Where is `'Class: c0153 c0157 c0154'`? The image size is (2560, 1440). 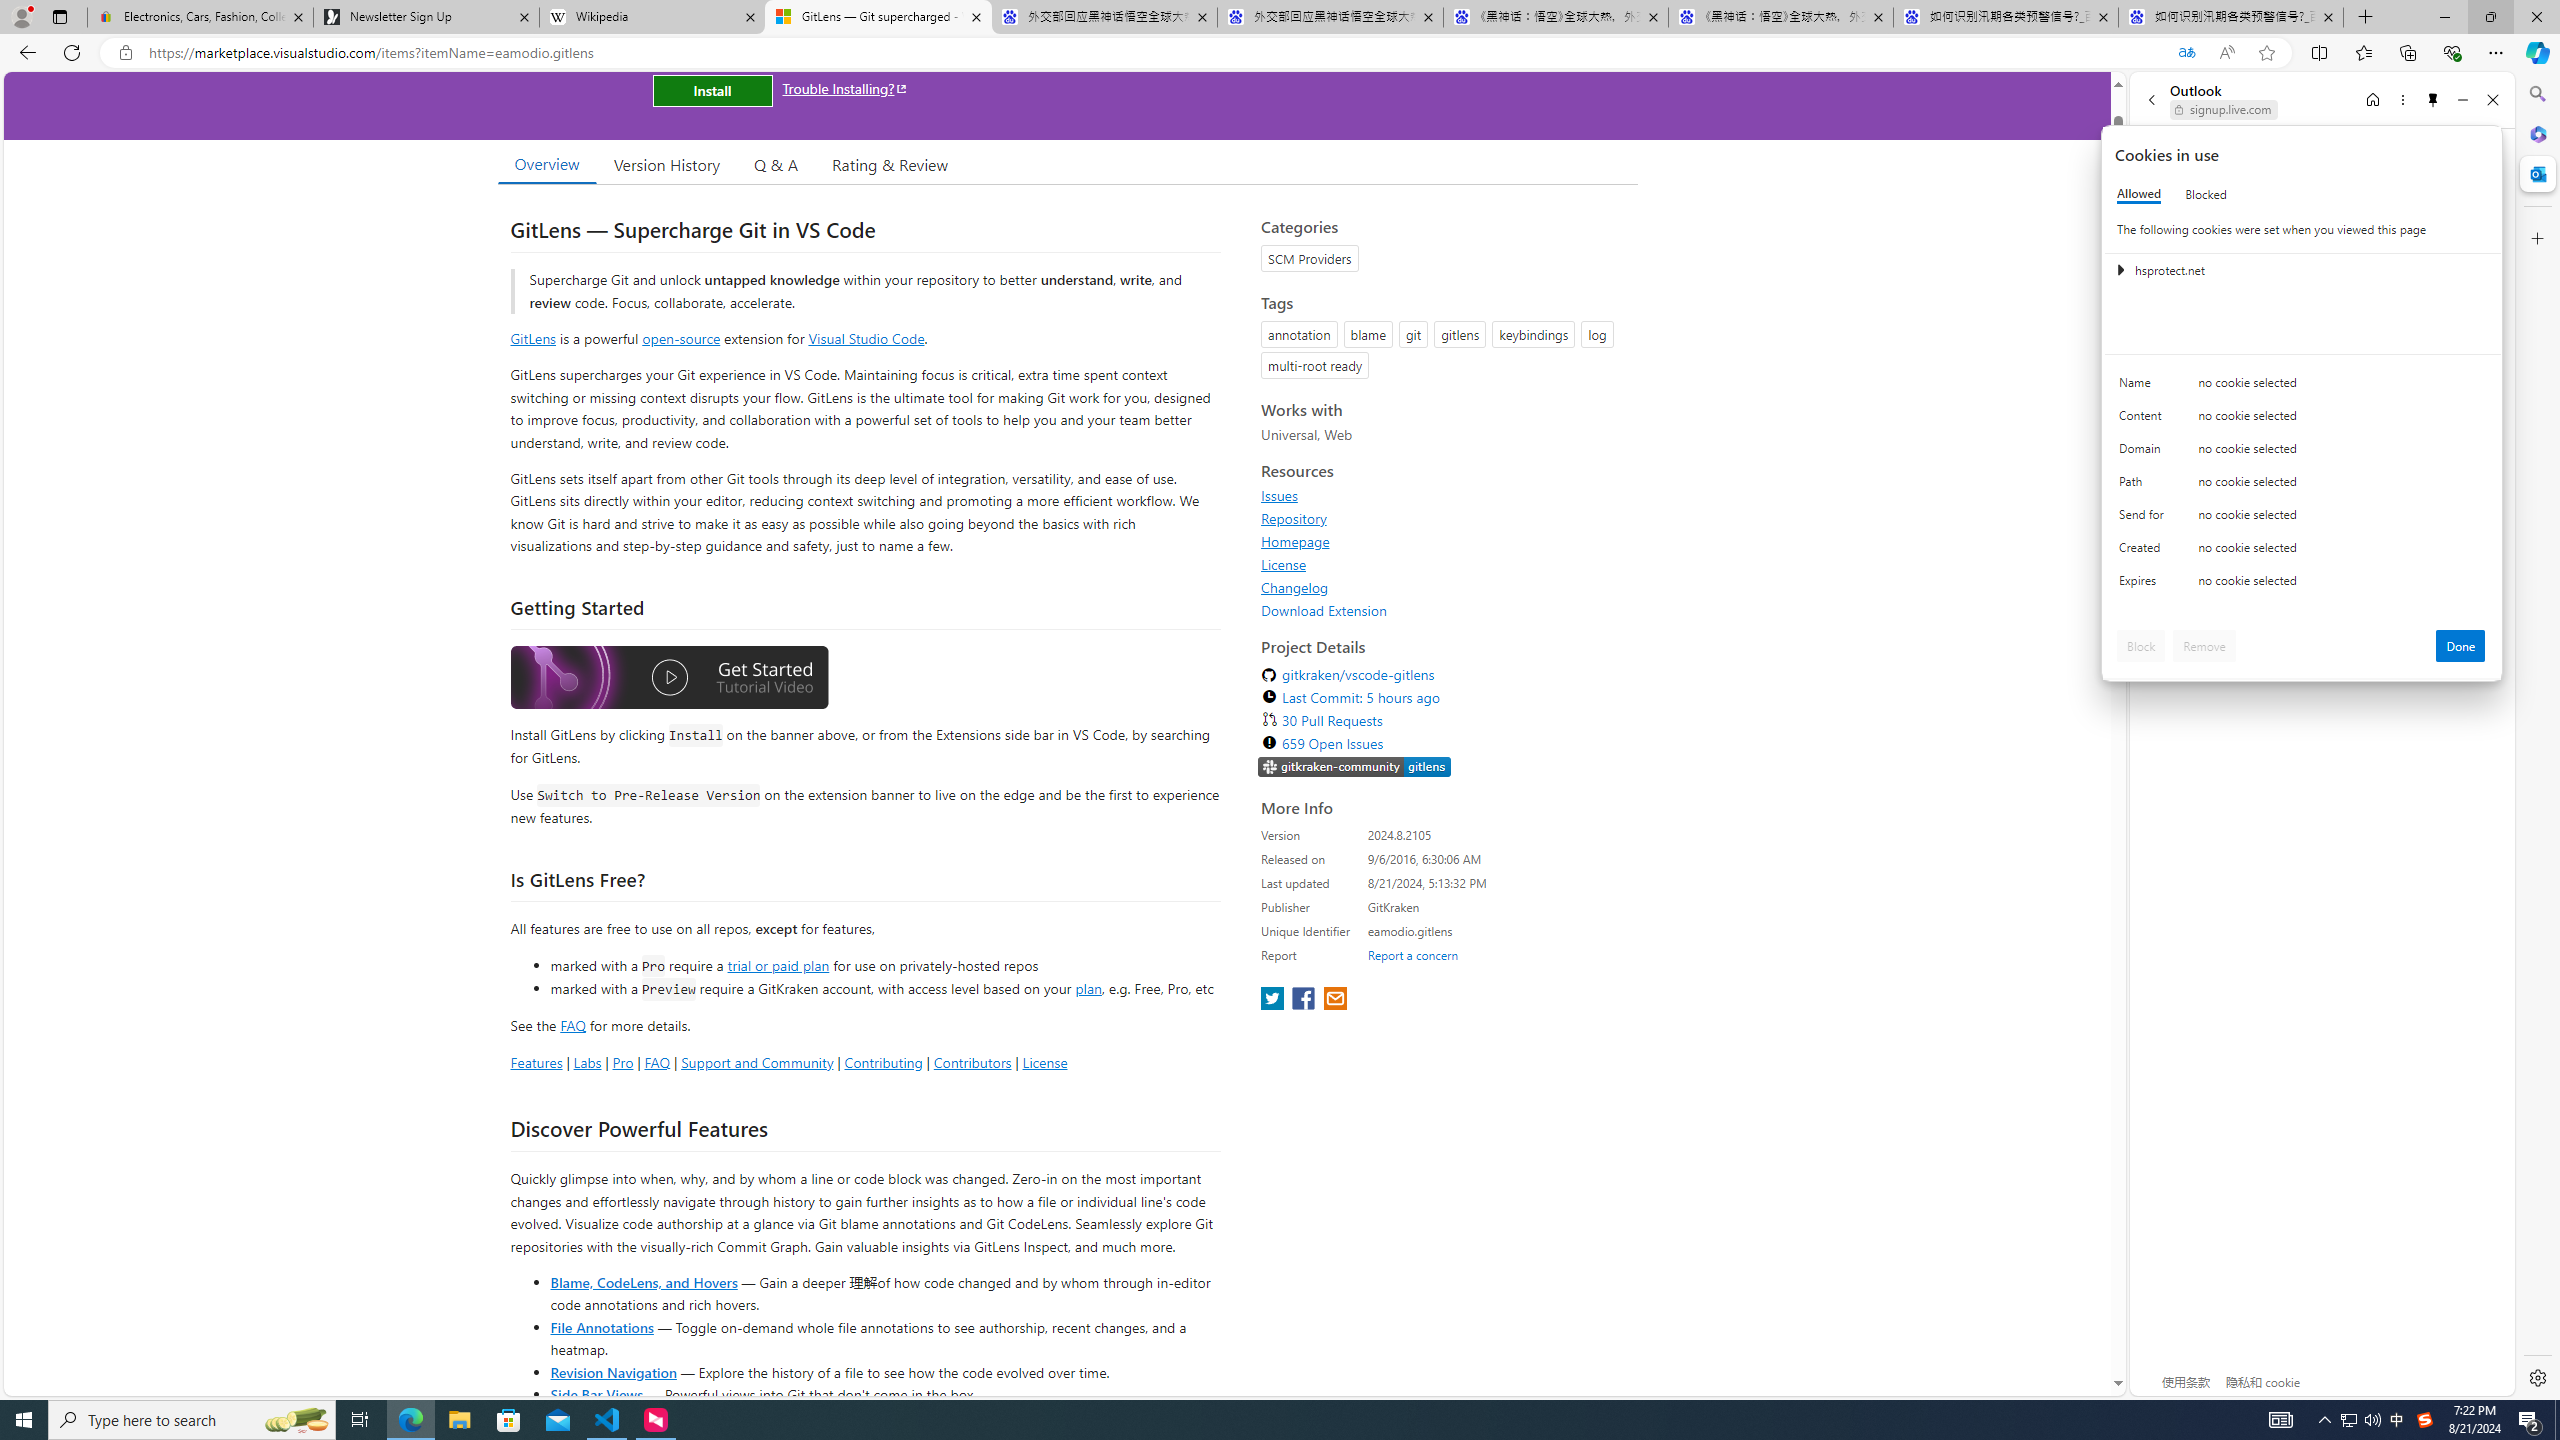 'Class: c0153 c0157 c0154' is located at coordinates (2302, 387).